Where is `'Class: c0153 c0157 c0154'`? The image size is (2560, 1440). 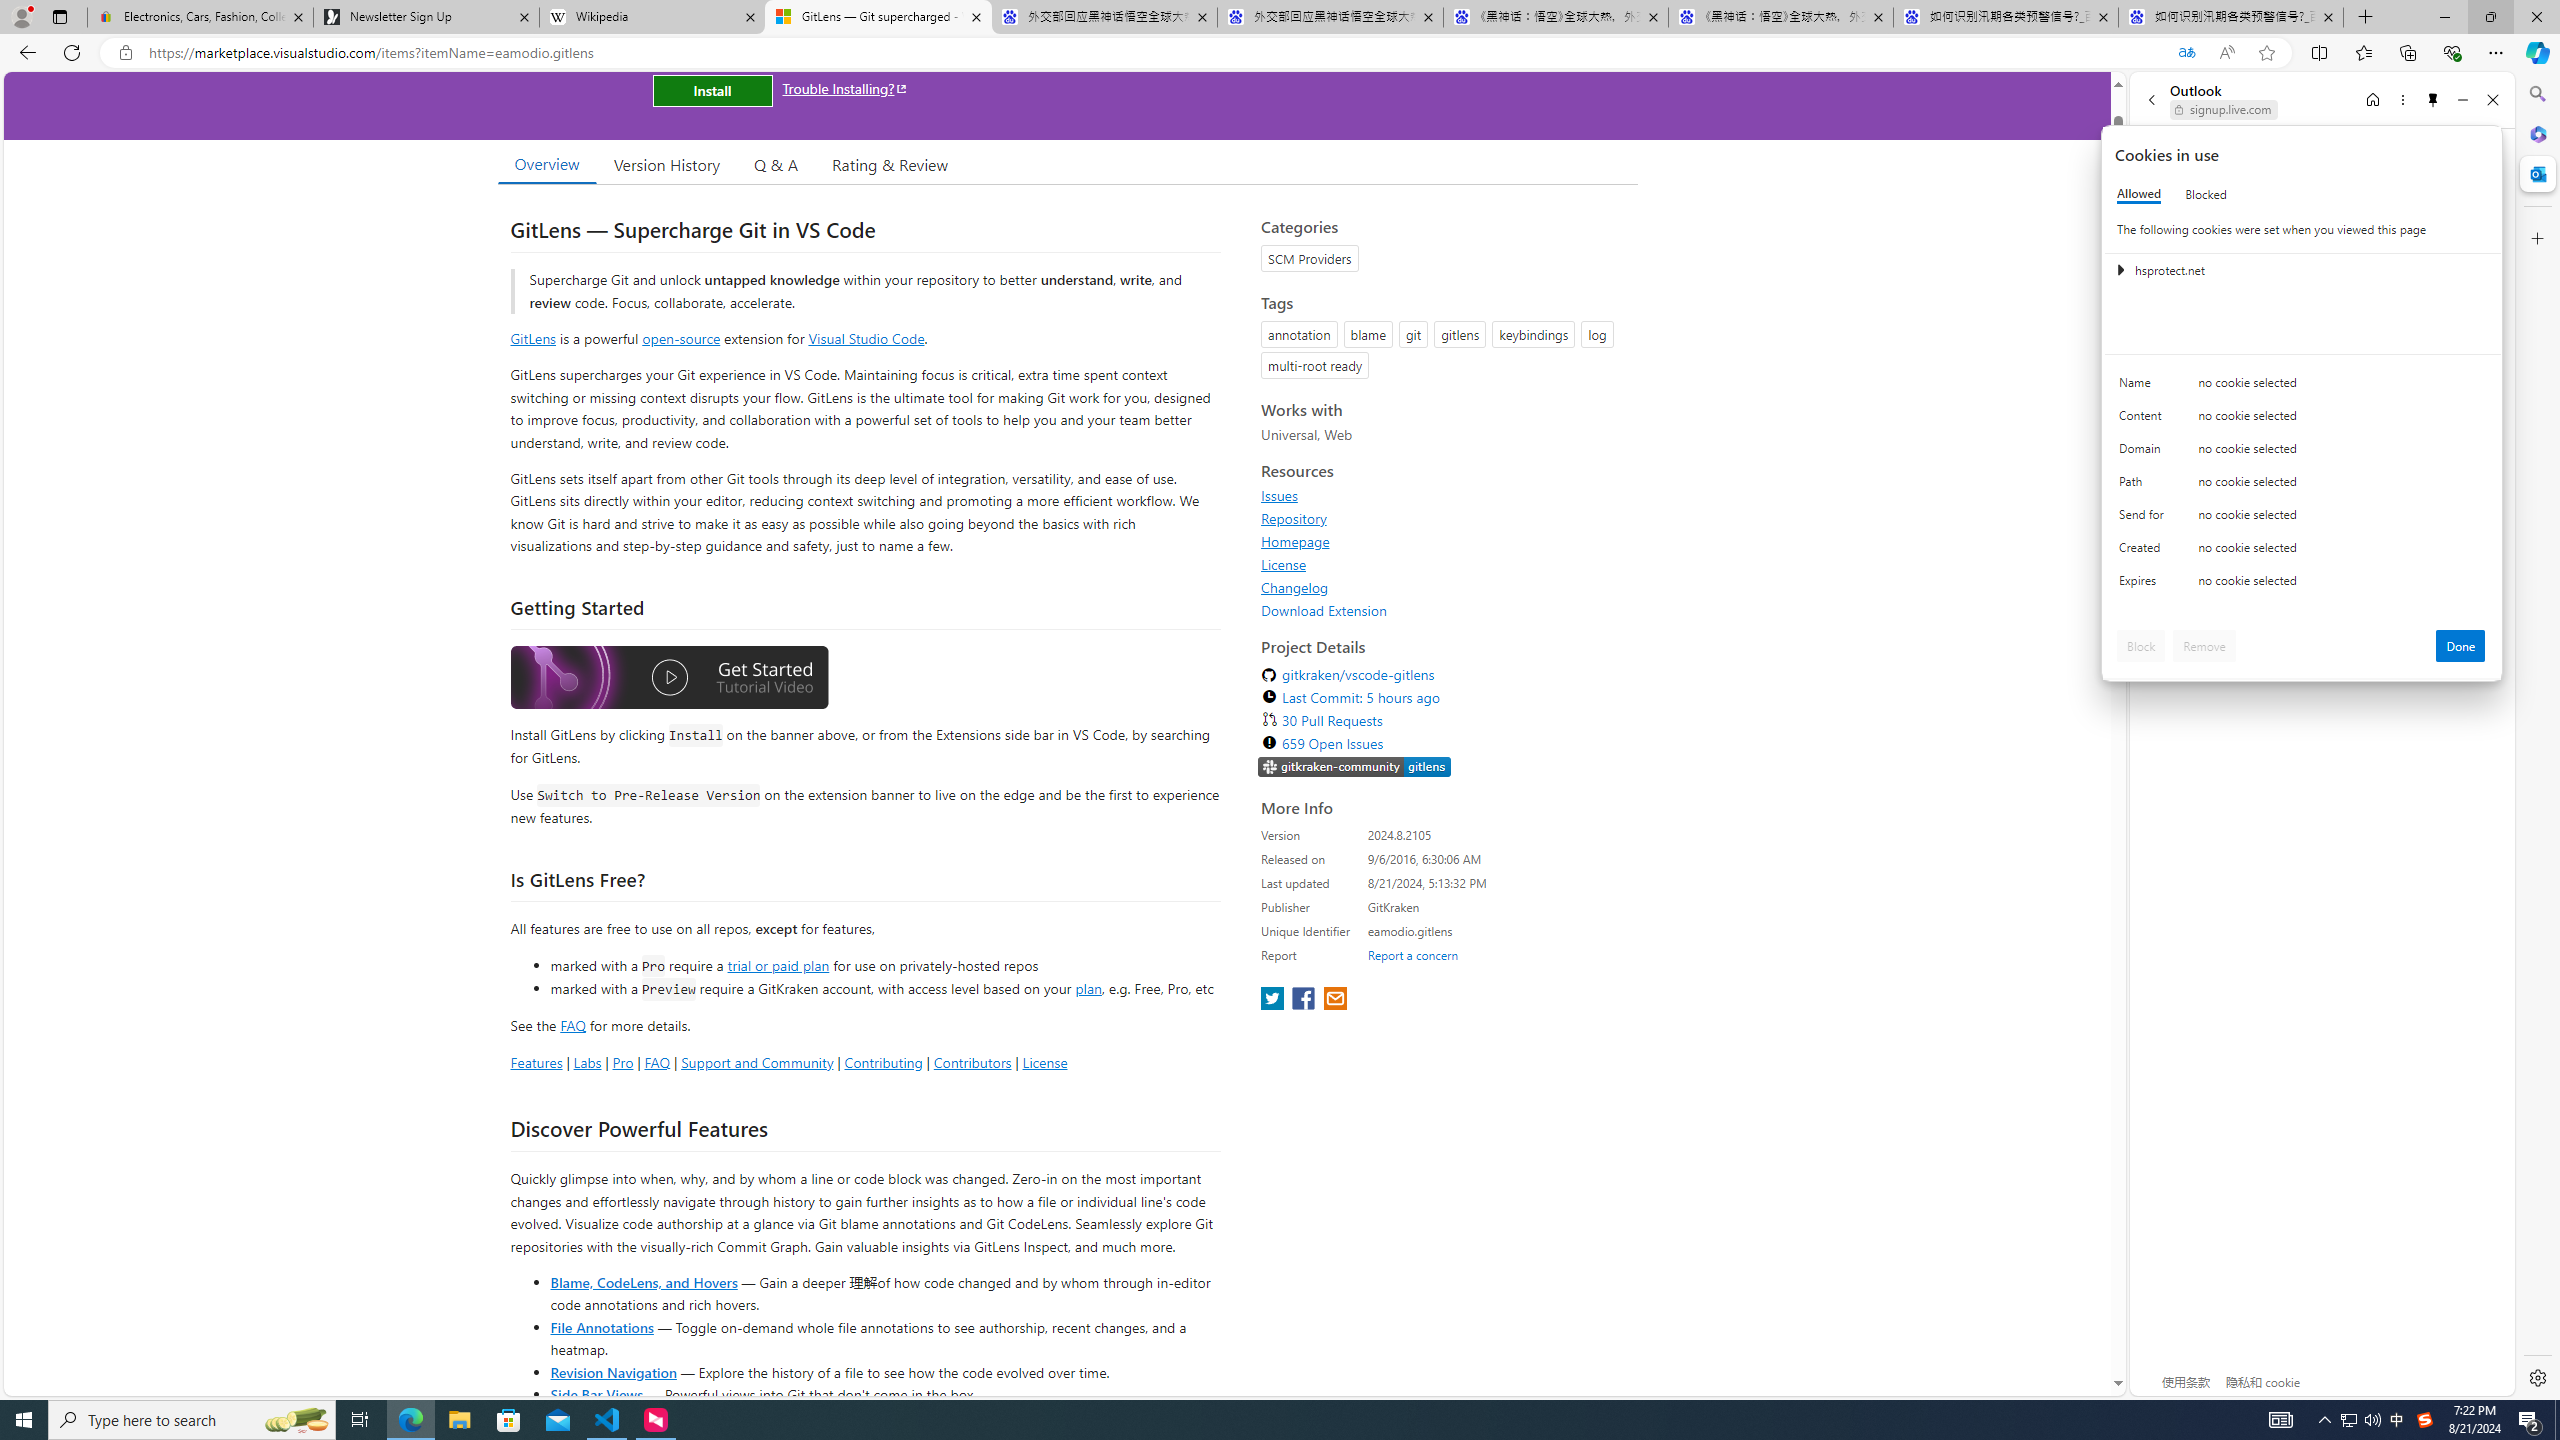 'Class: c0153 c0157 c0154' is located at coordinates (2302, 387).